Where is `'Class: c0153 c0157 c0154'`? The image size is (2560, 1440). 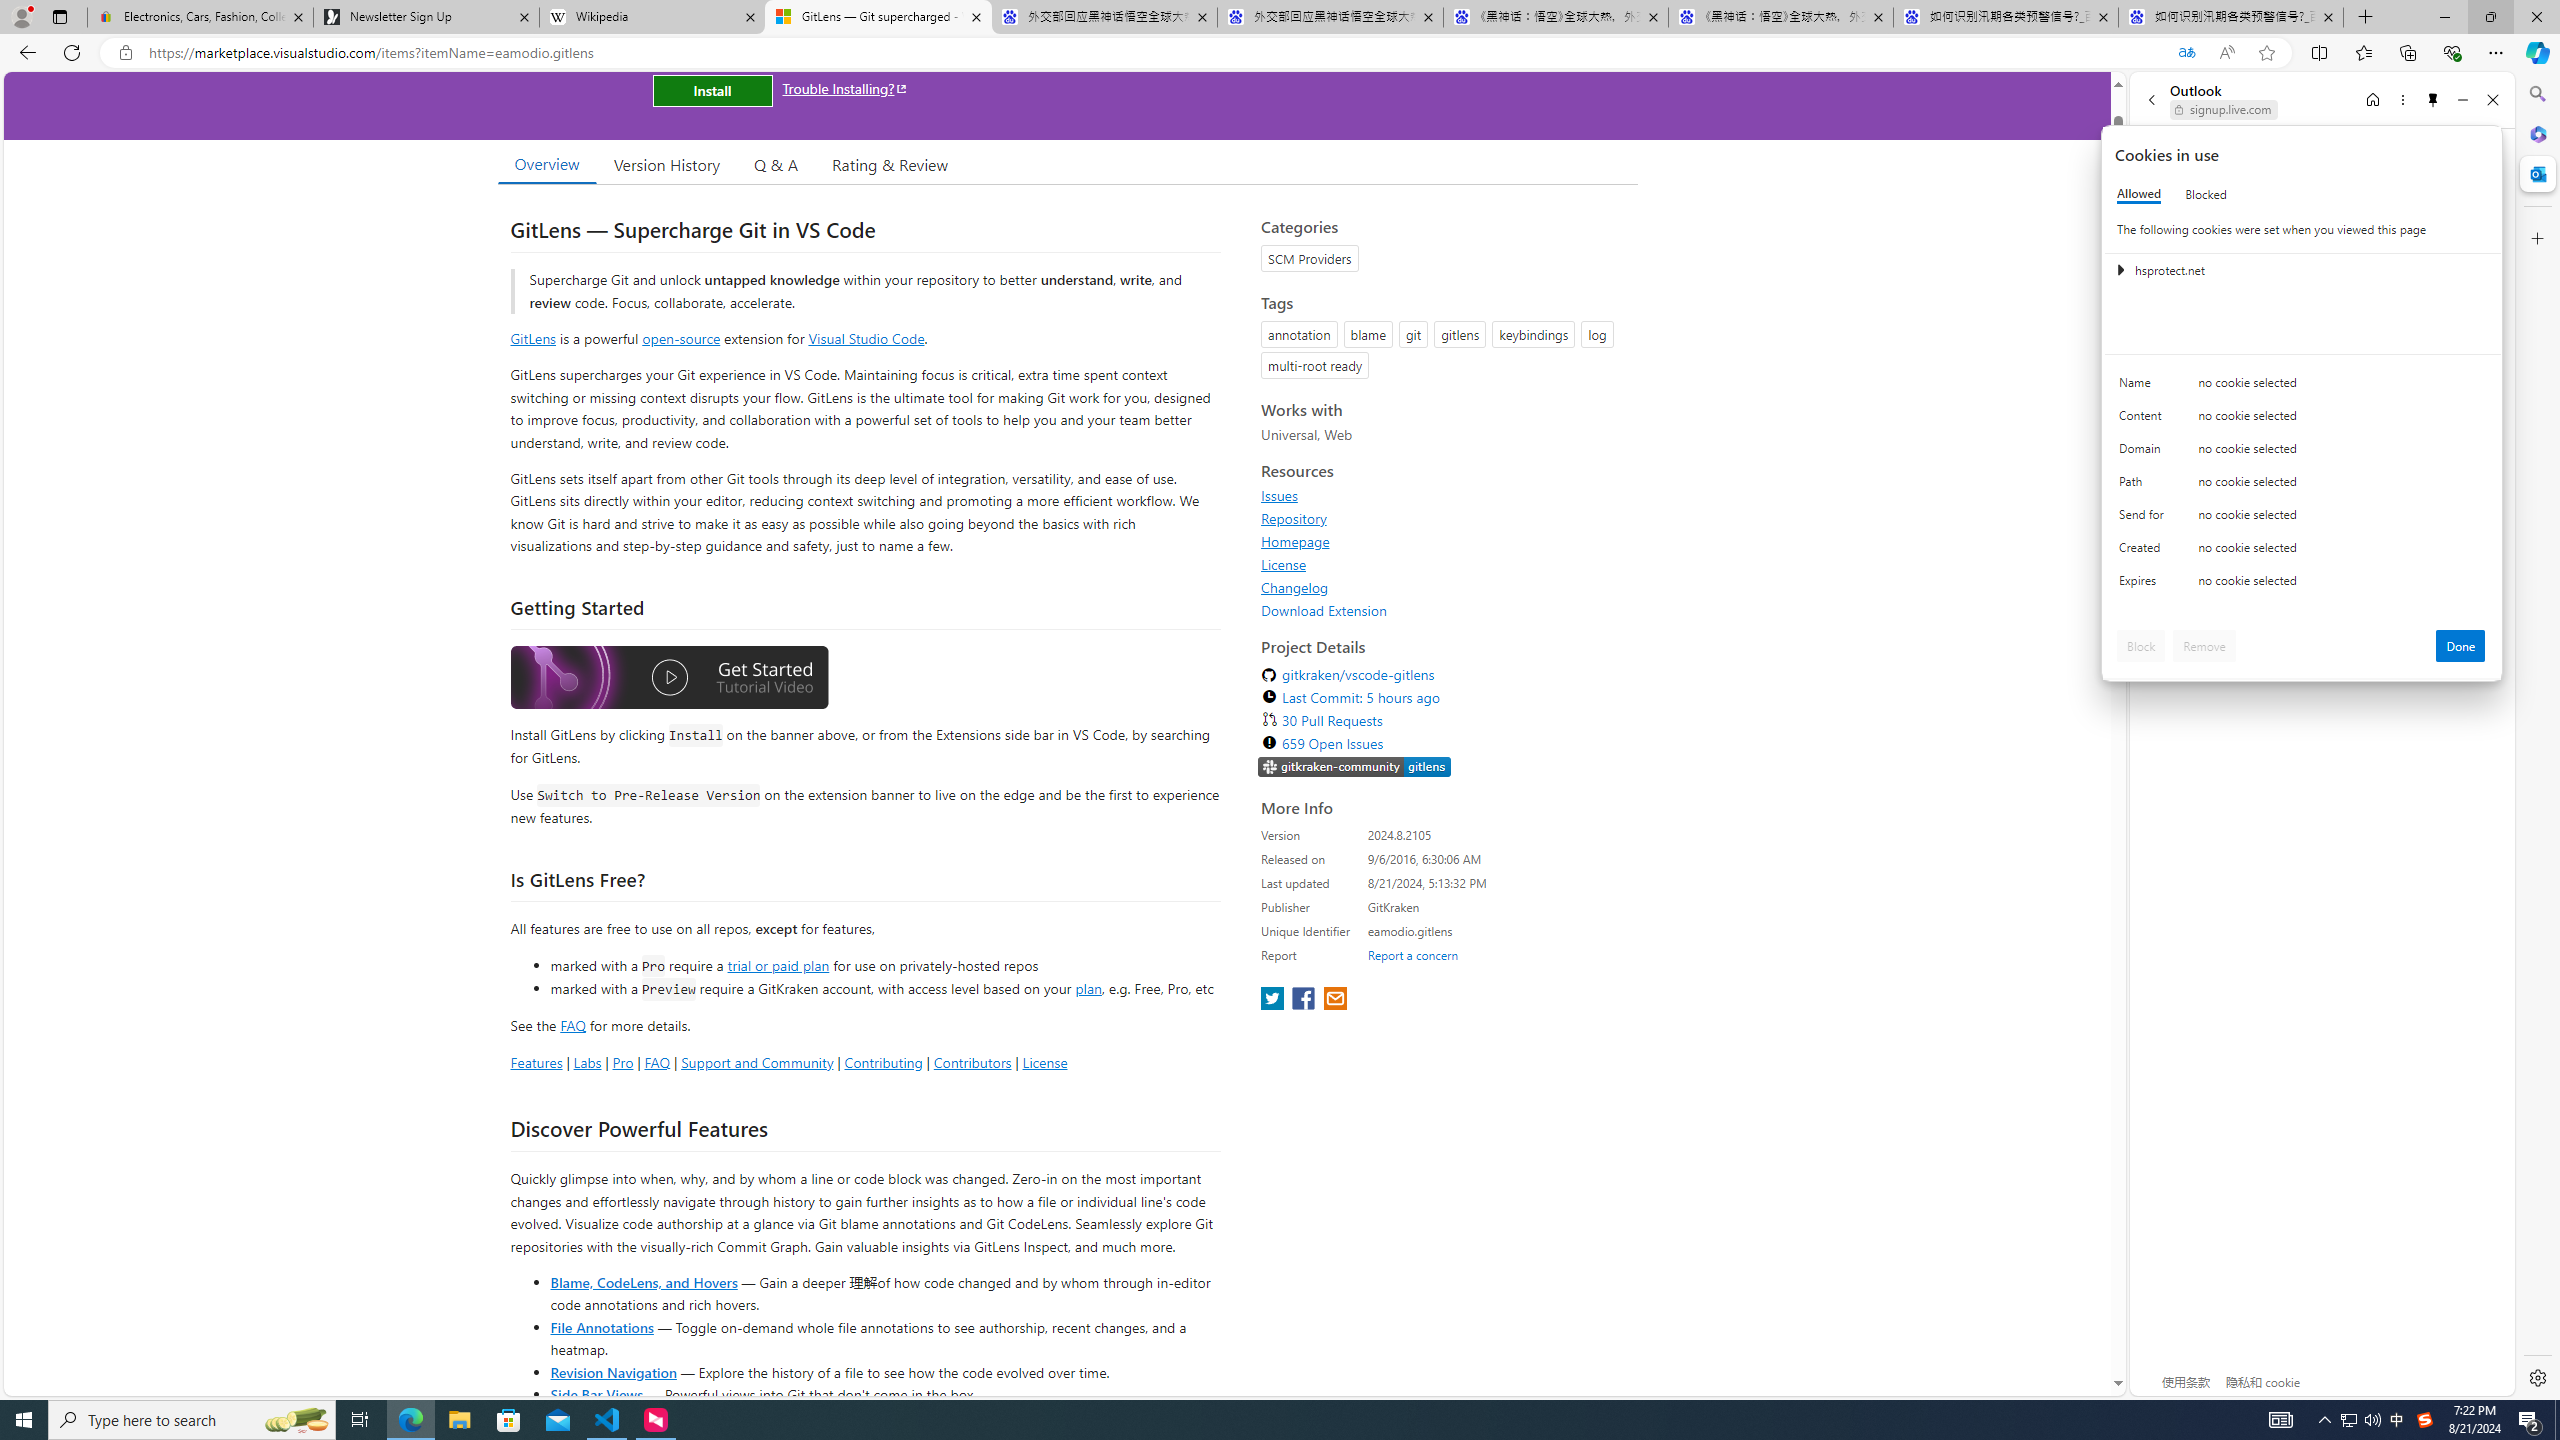 'Class: c0153 c0157 c0154' is located at coordinates (2302, 387).